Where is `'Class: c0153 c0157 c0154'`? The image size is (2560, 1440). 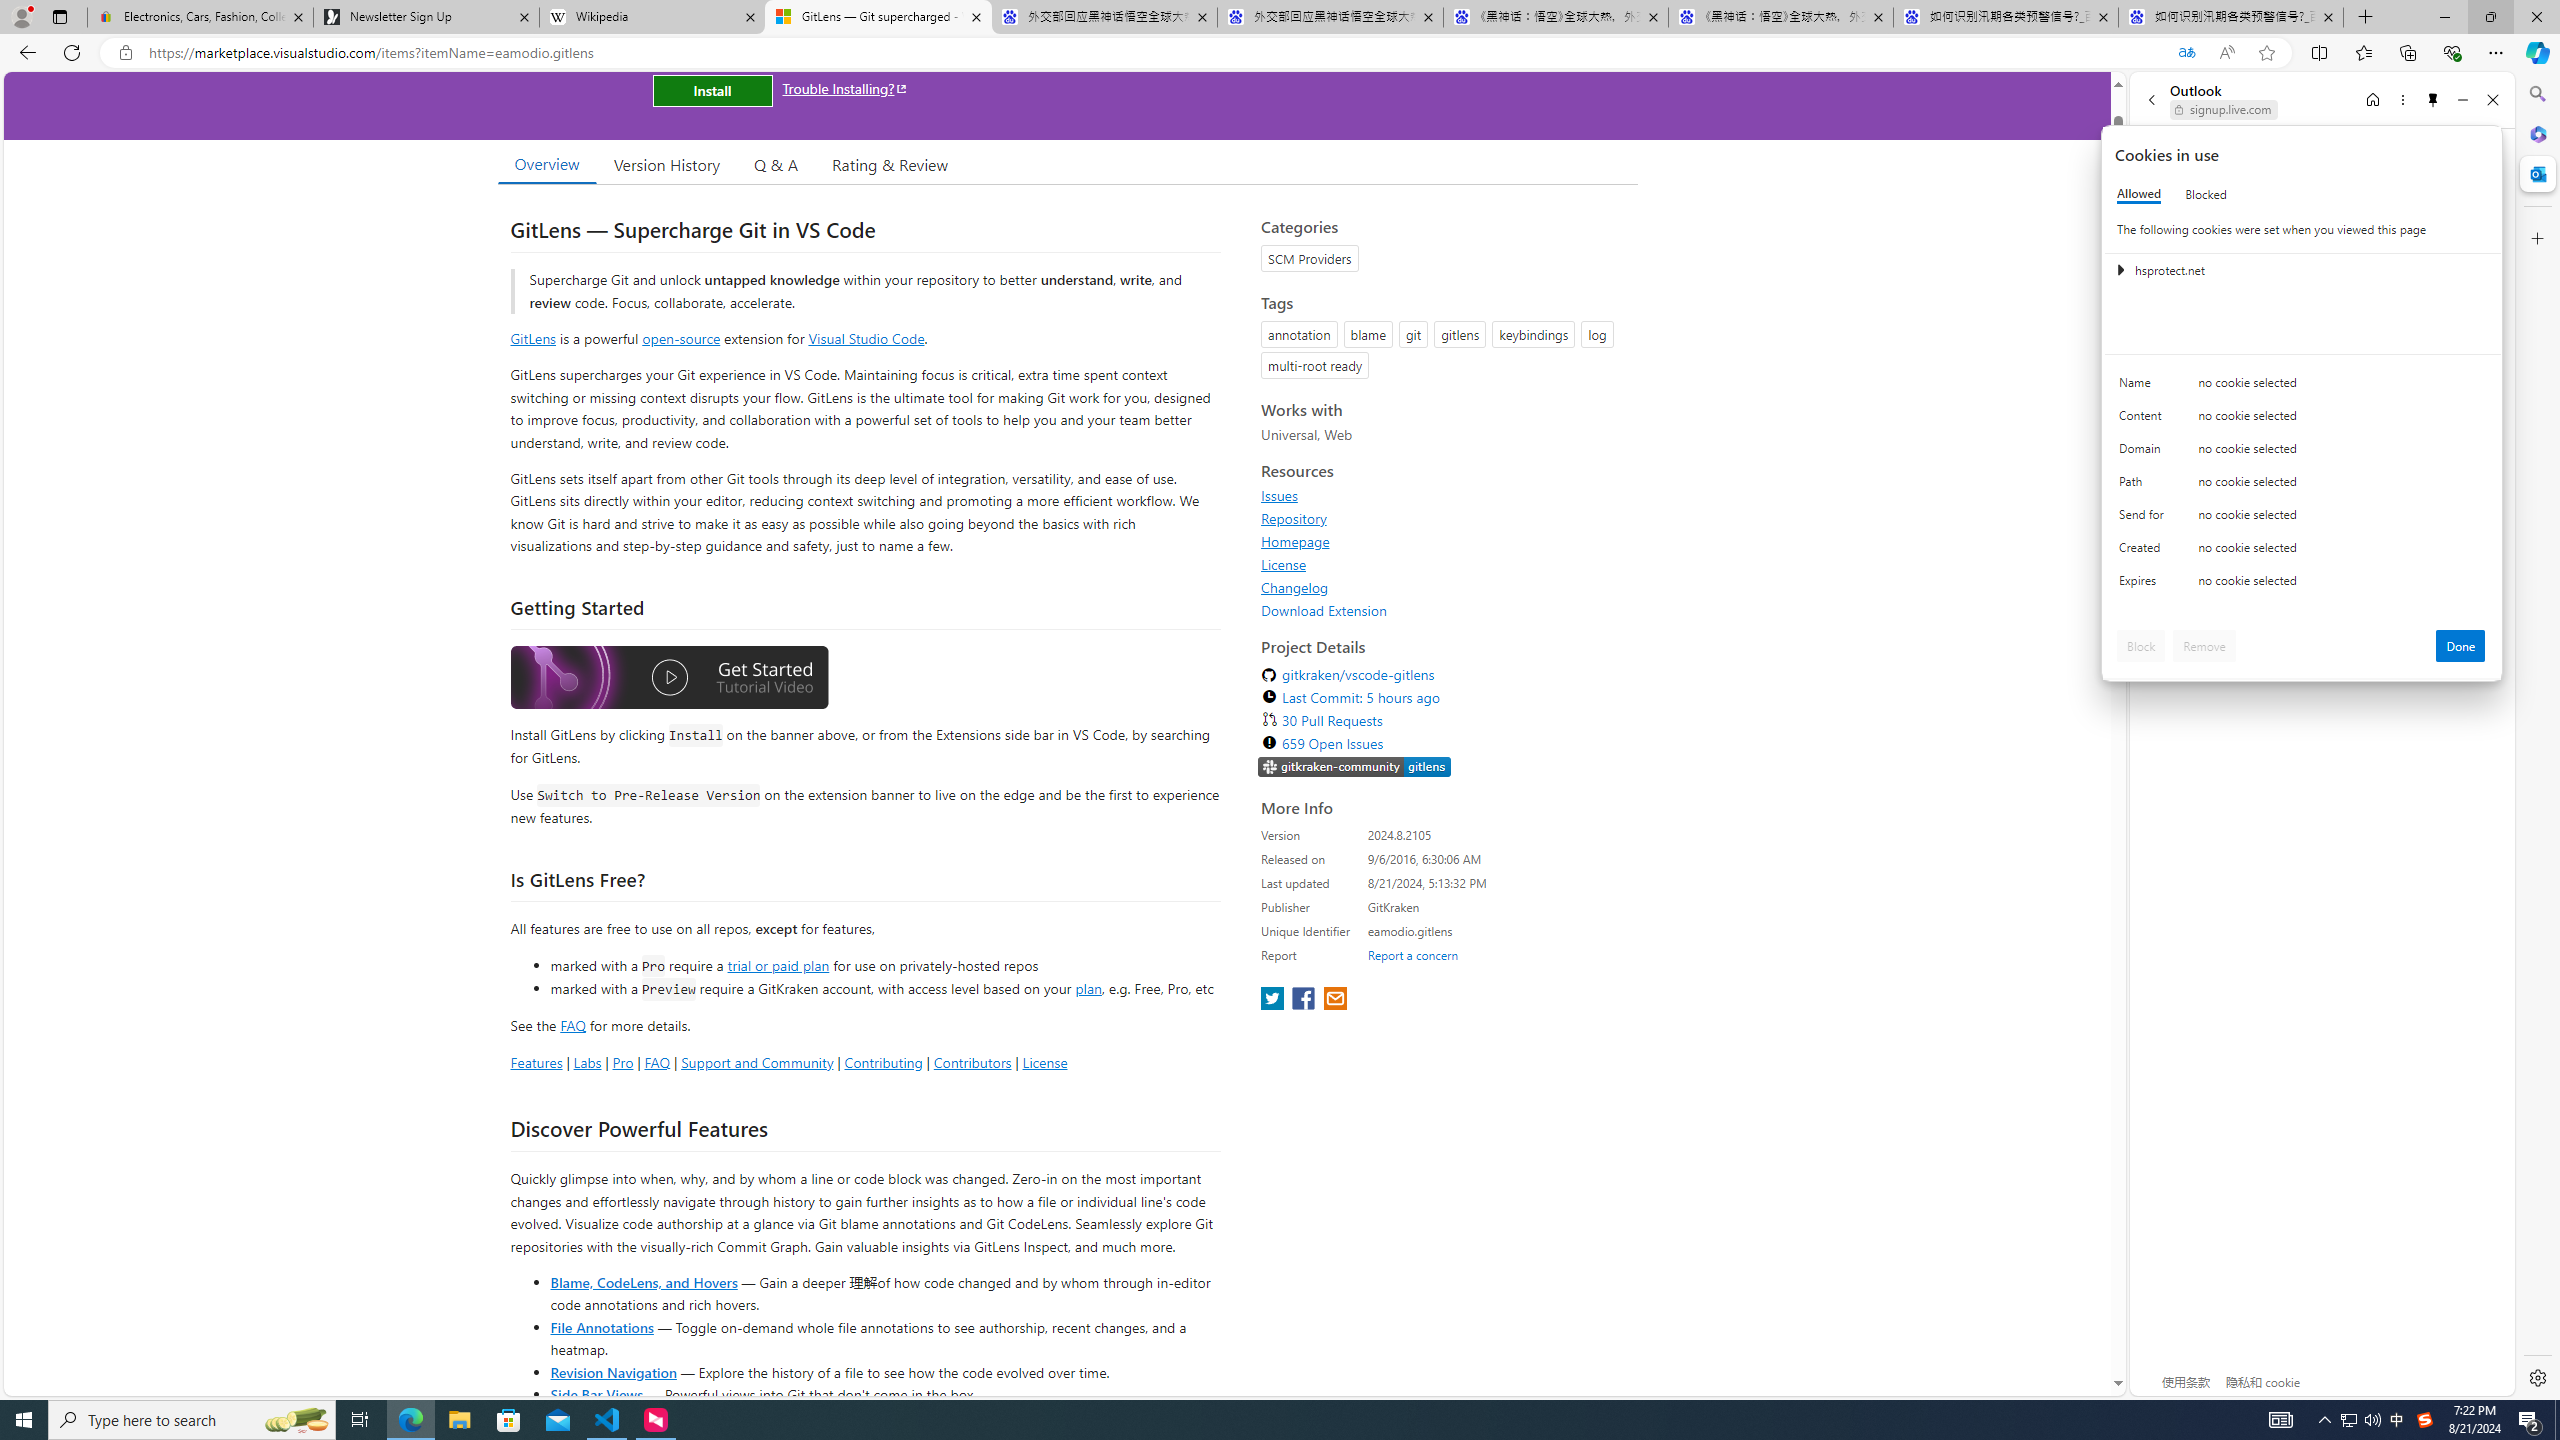 'Class: c0153 c0157 c0154' is located at coordinates (2302, 387).